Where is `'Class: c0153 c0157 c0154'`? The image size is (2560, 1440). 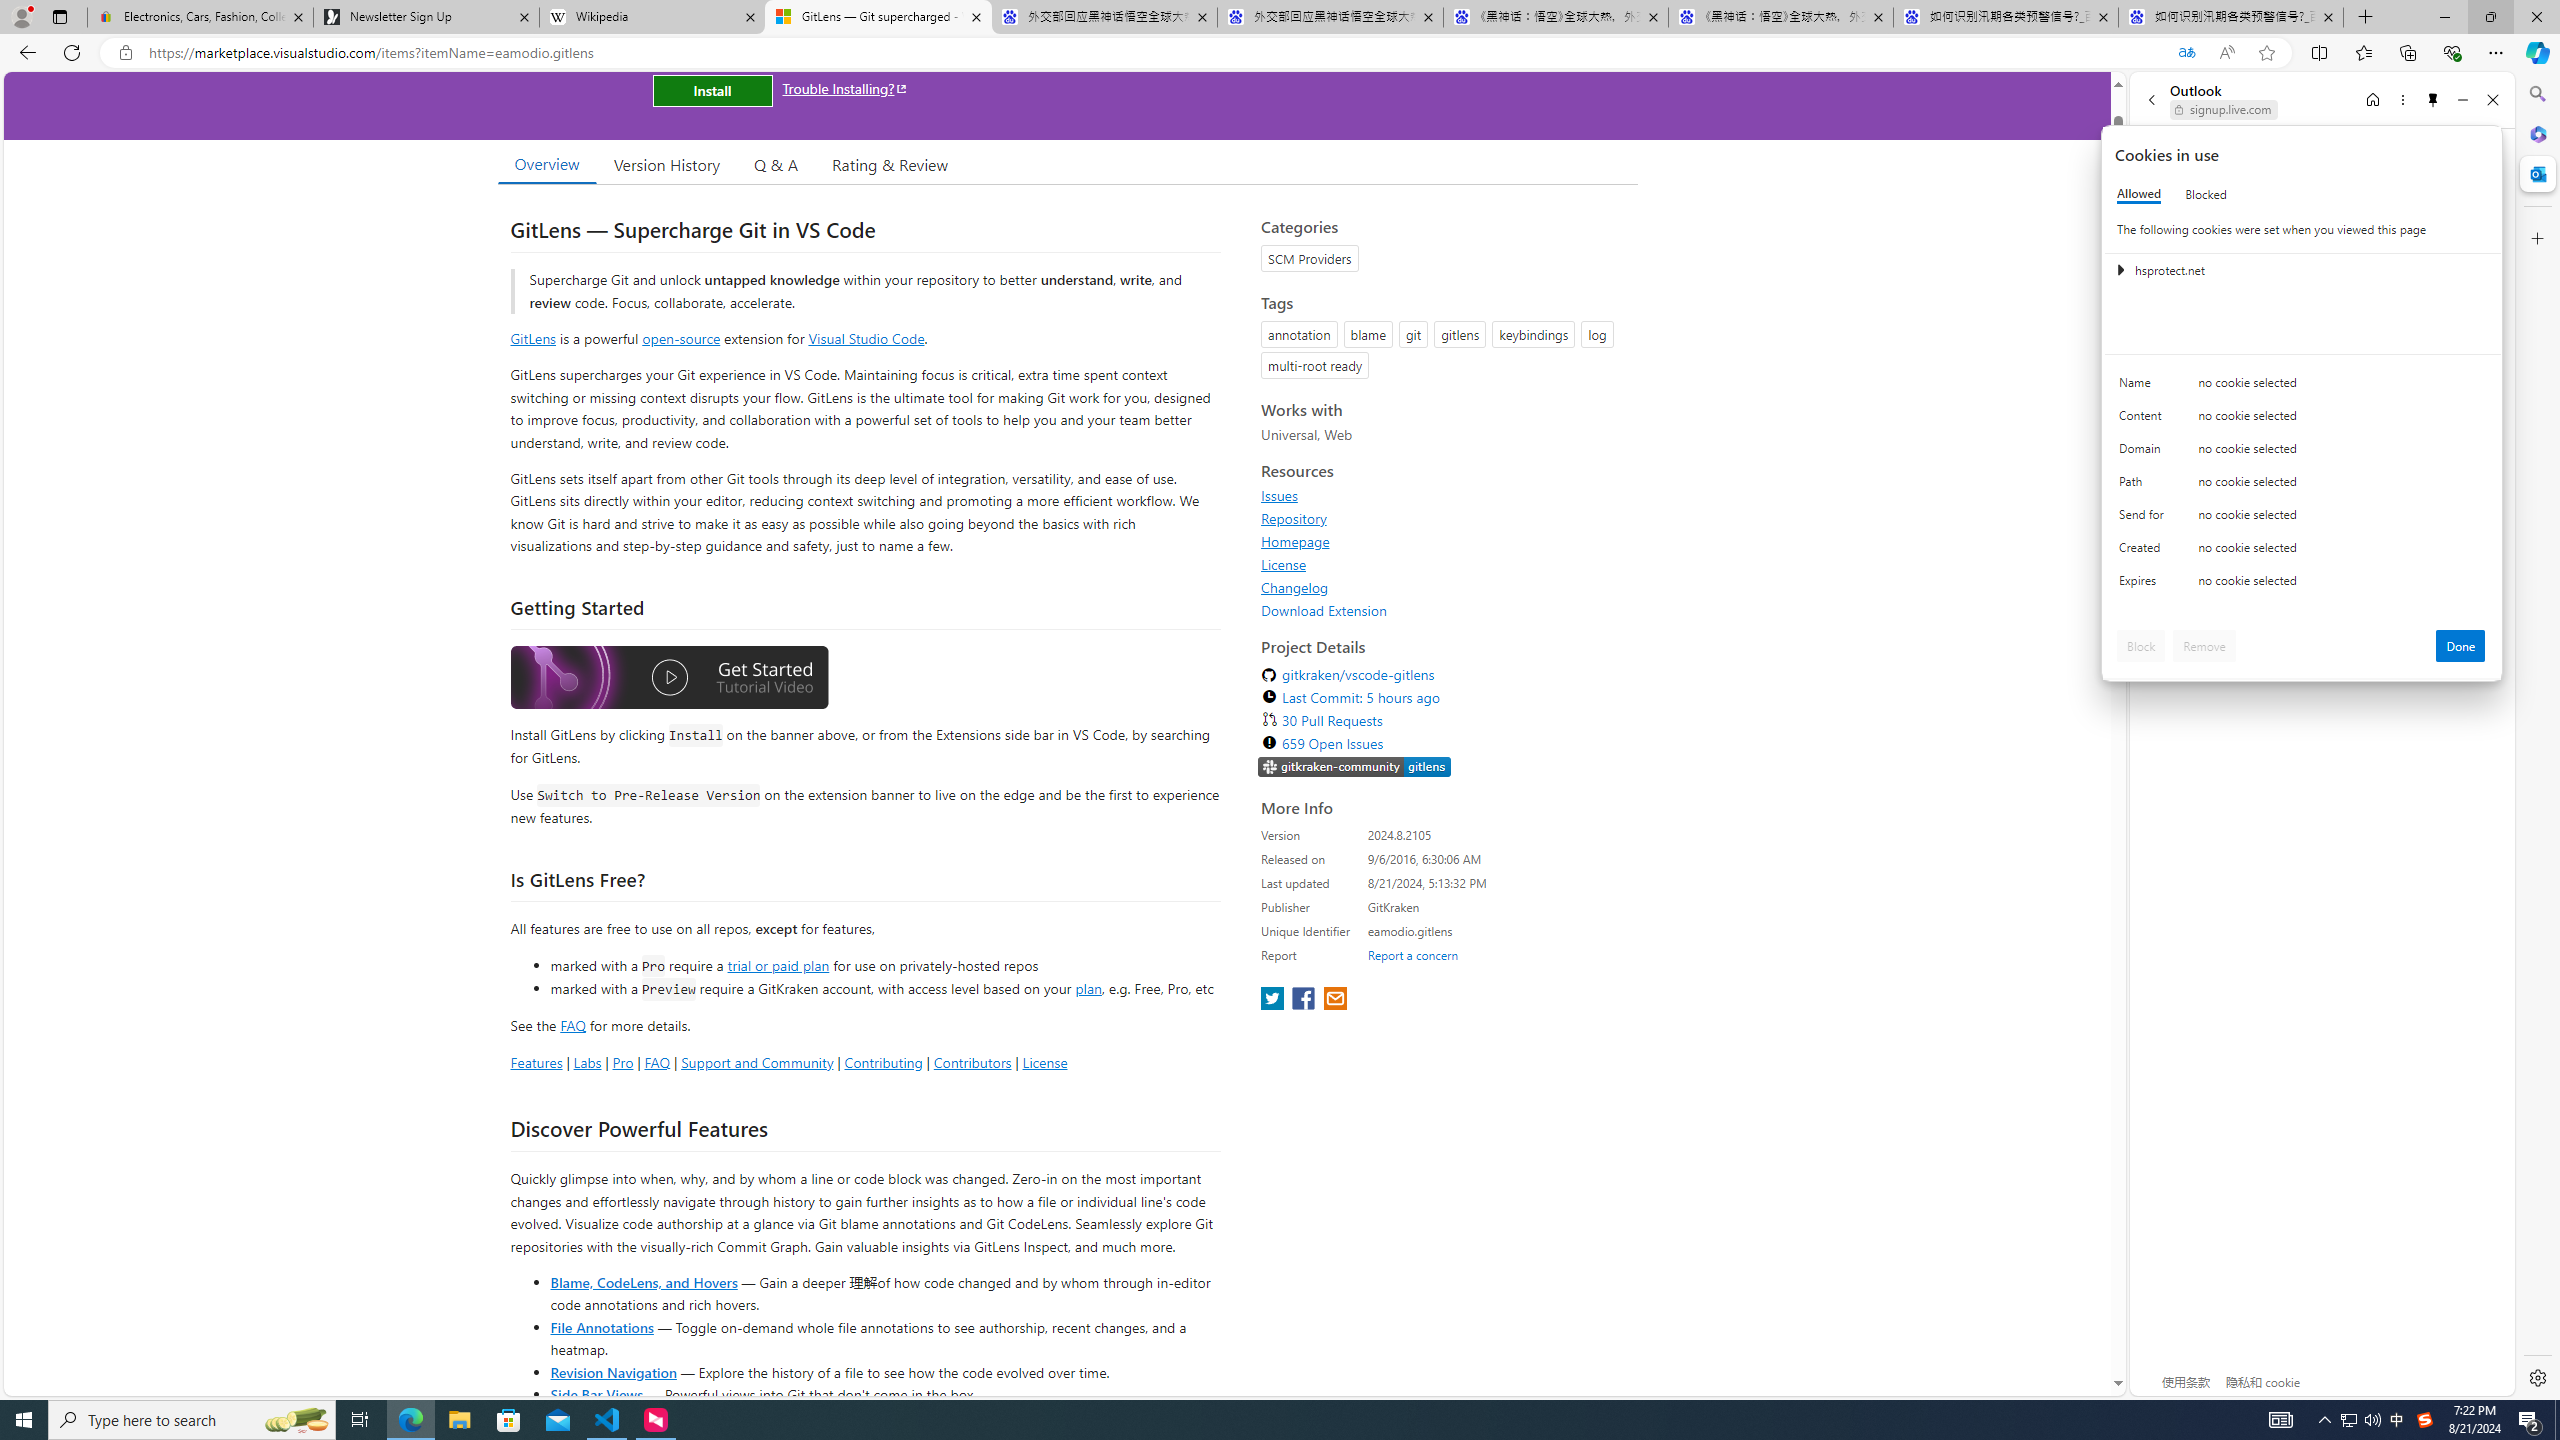 'Class: c0153 c0157 c0154' is located at coordinates (2302, 387).